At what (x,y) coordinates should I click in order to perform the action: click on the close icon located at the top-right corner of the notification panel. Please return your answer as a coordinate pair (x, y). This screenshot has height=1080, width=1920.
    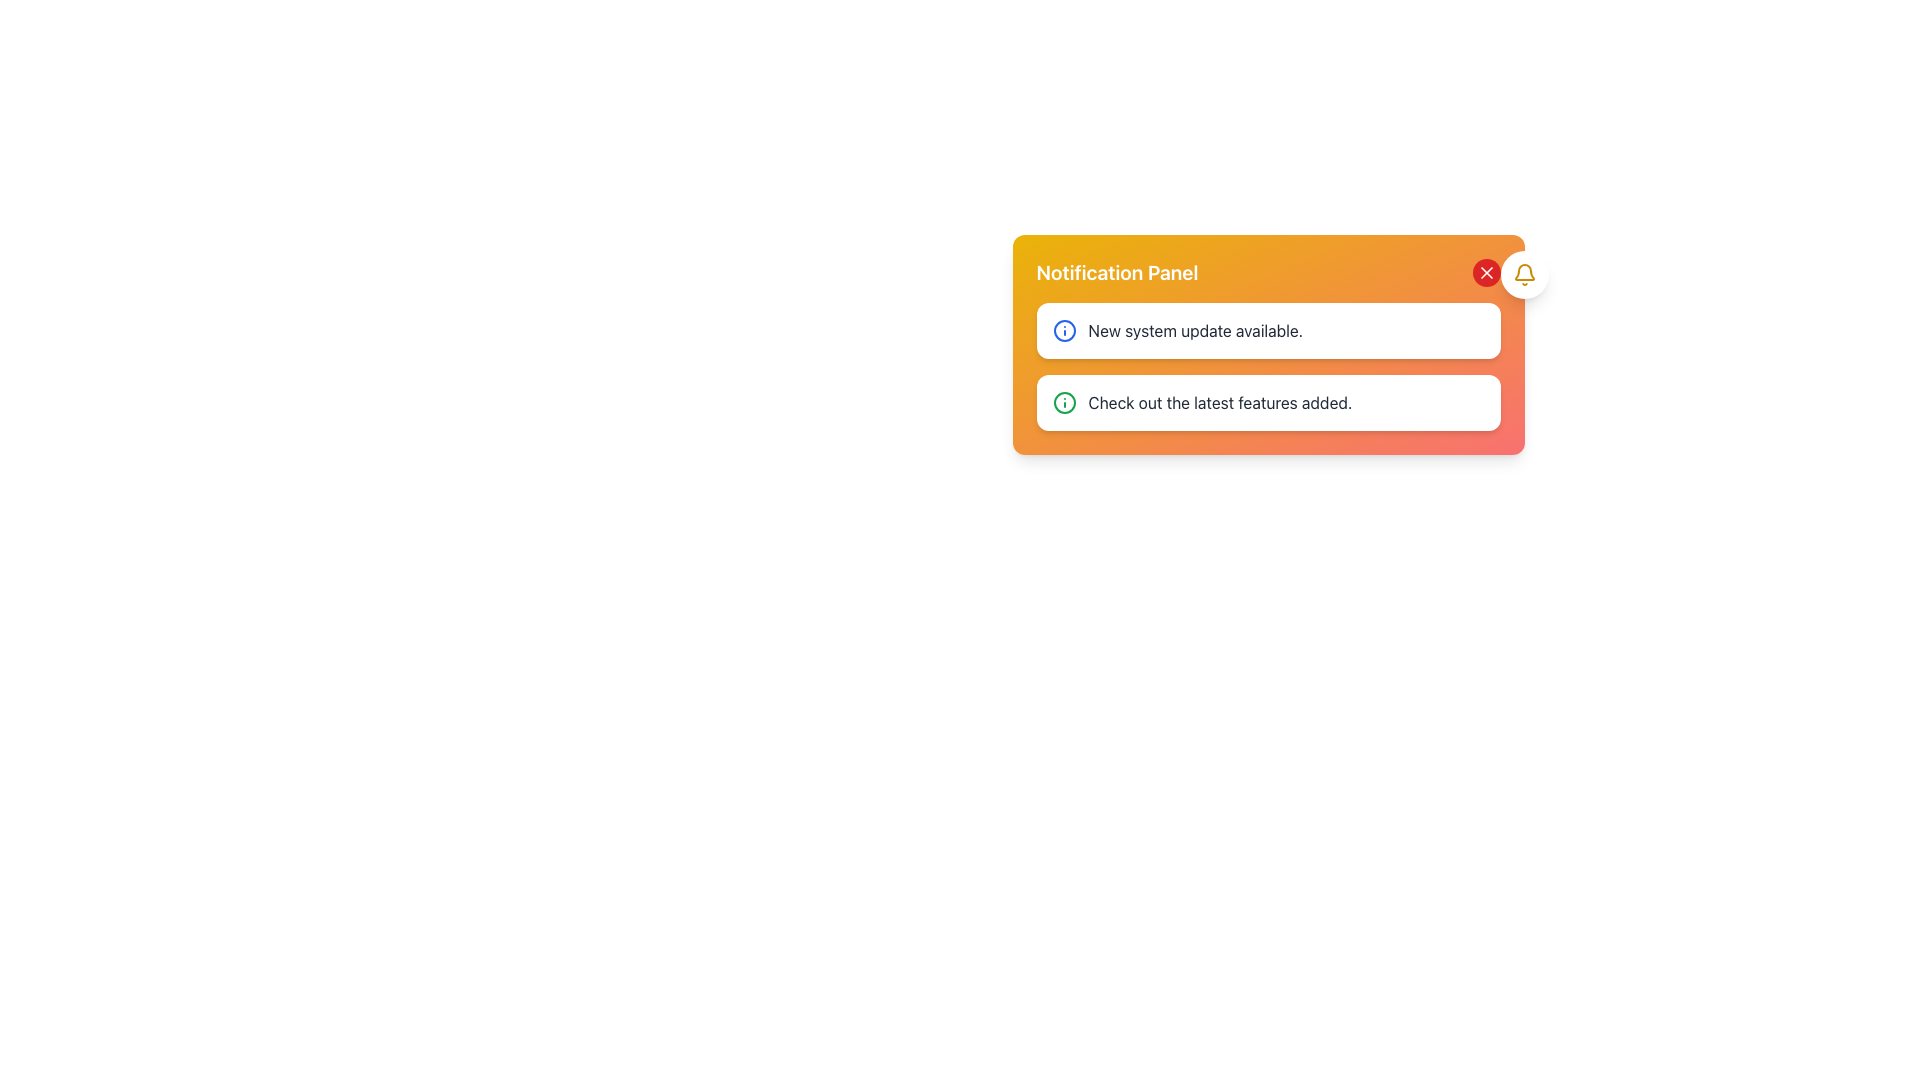
    Looking at the image, I should click on (1486, 273).